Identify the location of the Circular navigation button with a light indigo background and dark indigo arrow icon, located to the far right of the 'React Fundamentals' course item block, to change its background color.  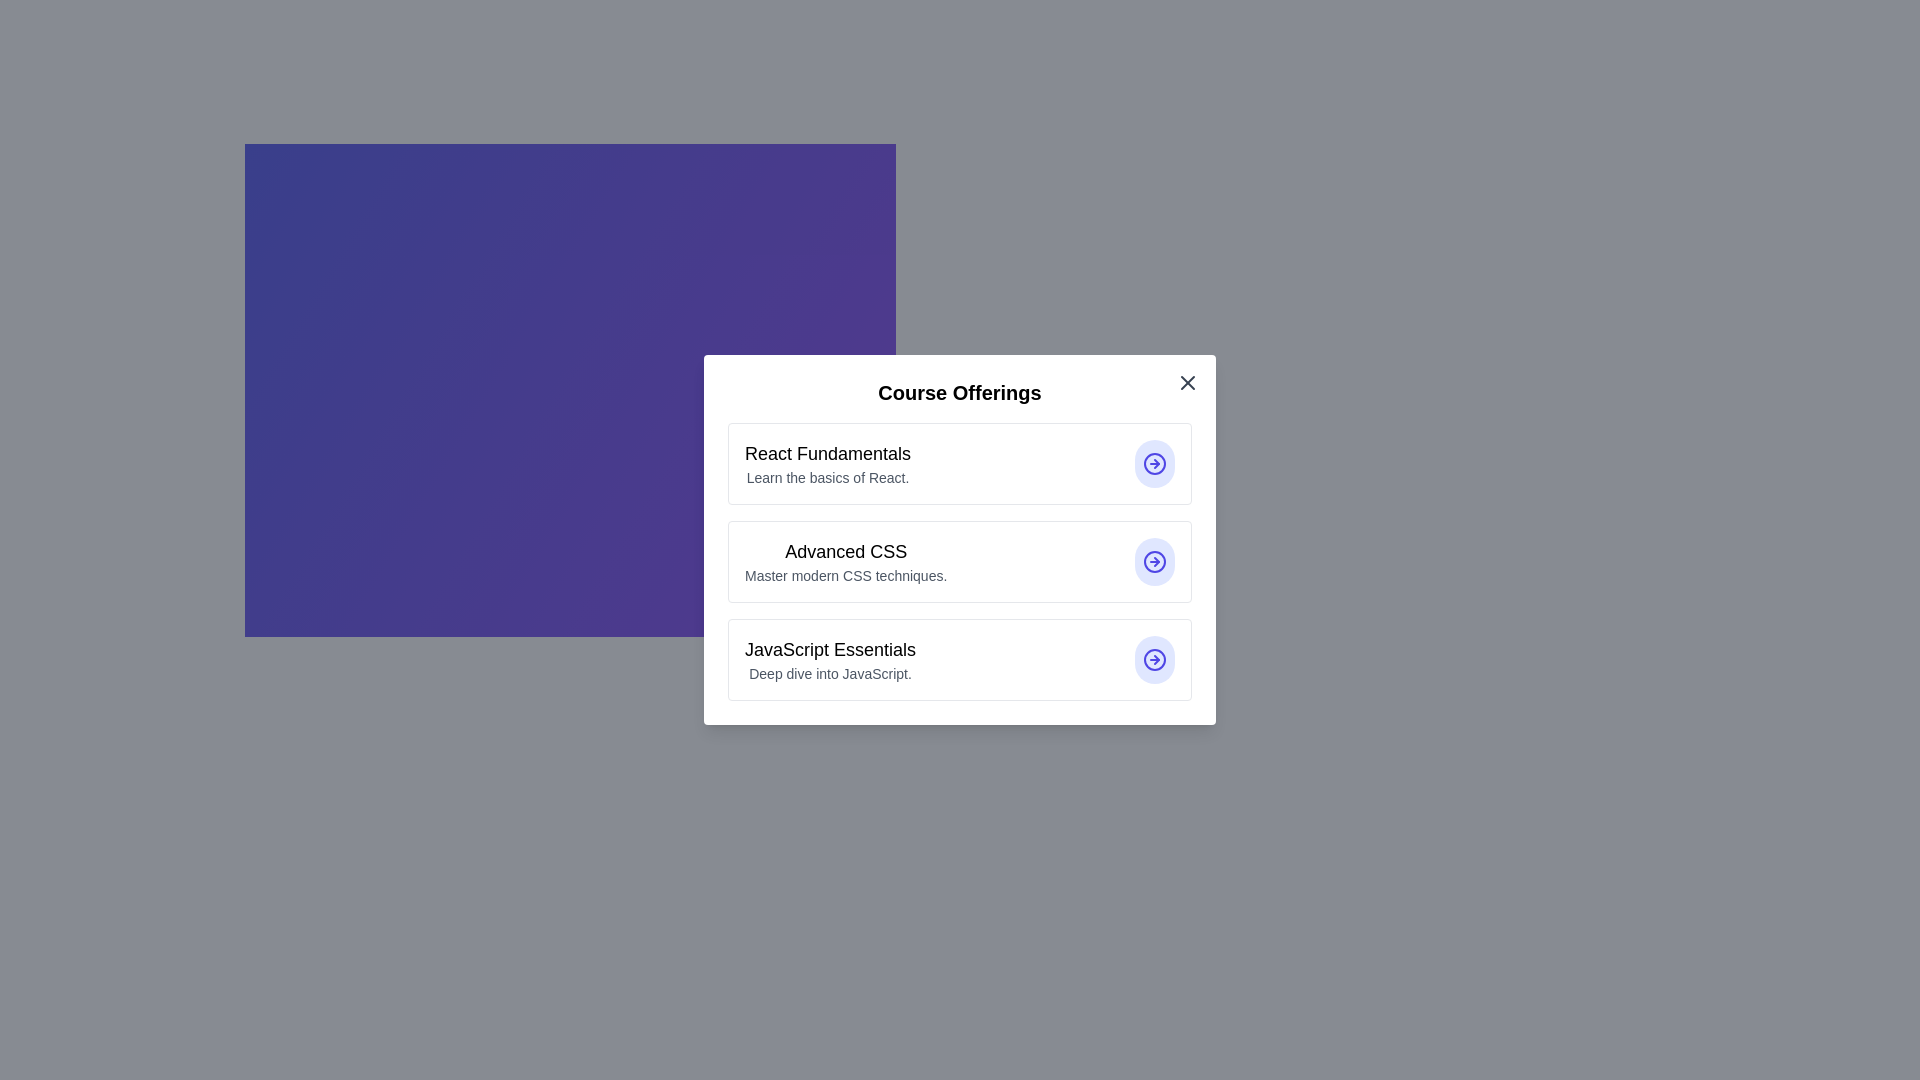
(1155, 463).